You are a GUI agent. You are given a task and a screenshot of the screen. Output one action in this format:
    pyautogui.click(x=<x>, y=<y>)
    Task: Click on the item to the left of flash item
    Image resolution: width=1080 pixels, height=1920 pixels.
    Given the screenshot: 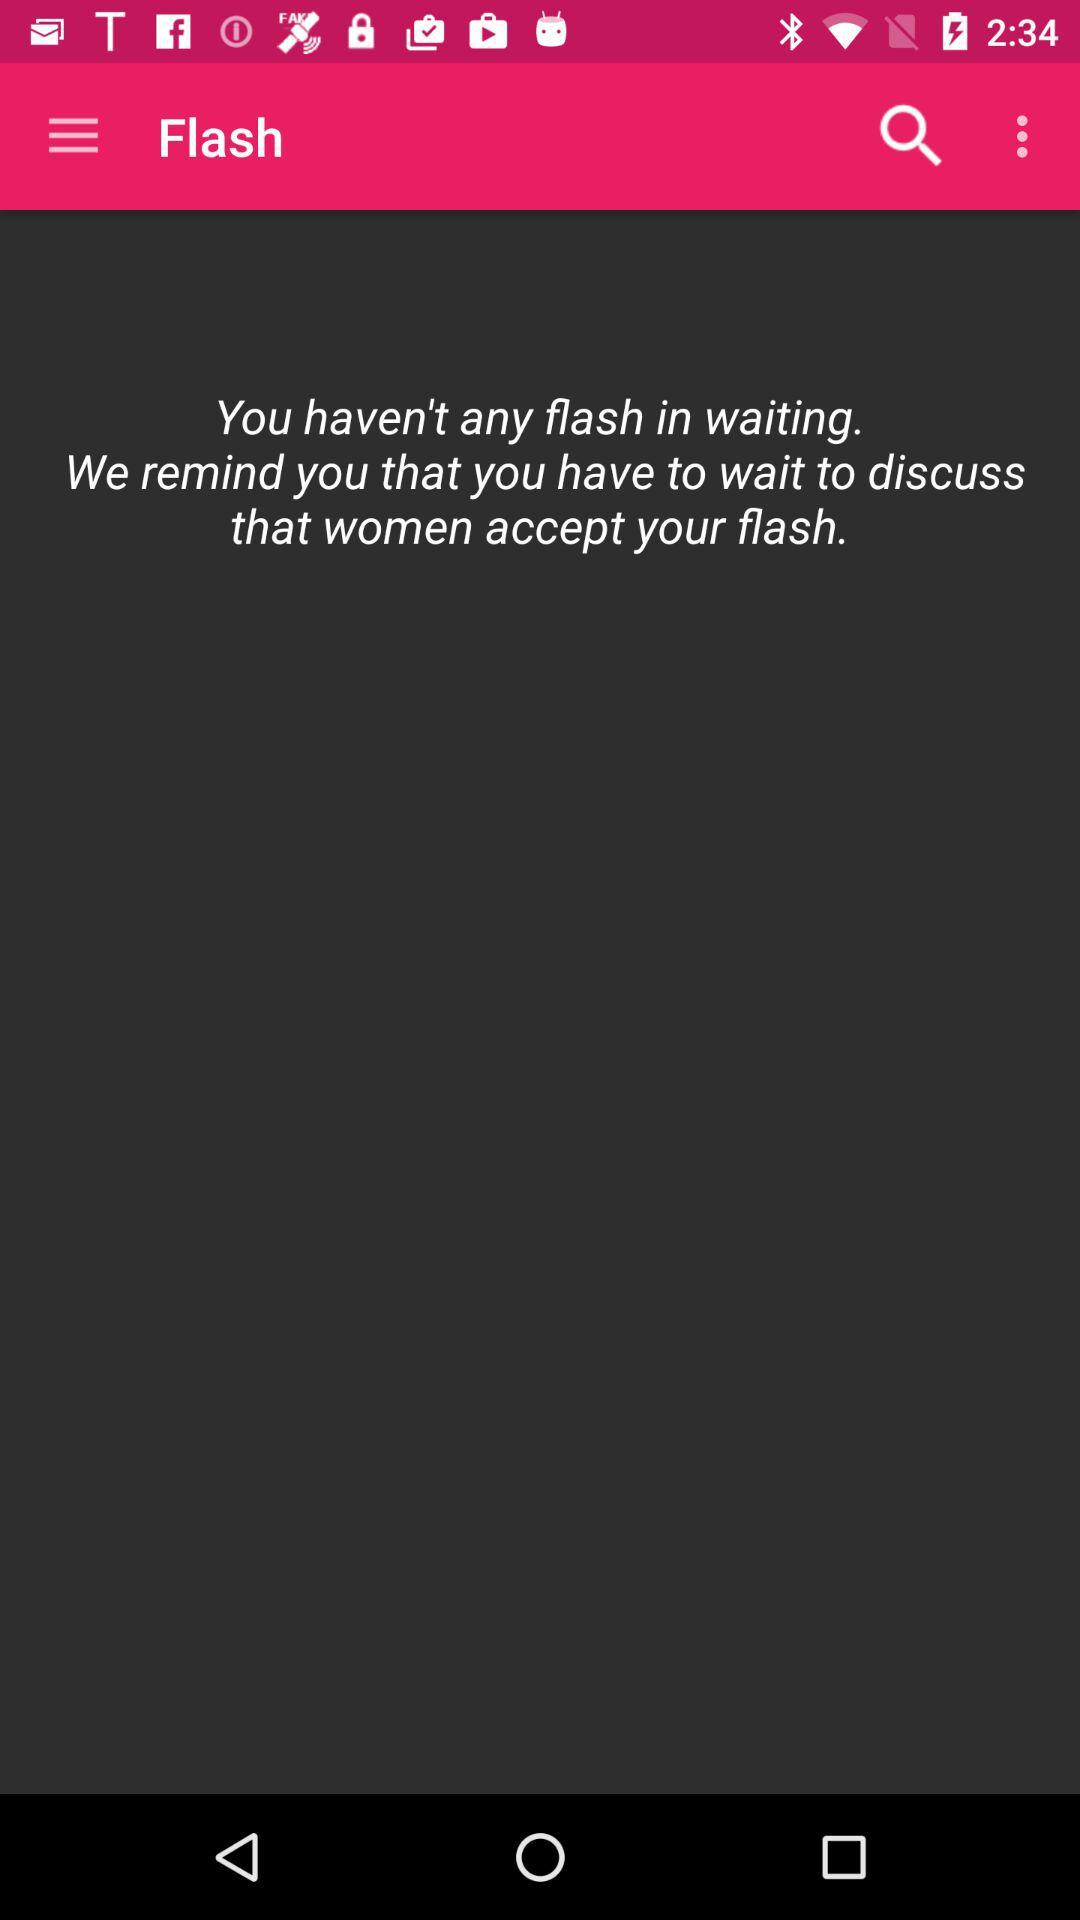 What is the action you would take?
    pyautogui.click(x=72, y=135)
    